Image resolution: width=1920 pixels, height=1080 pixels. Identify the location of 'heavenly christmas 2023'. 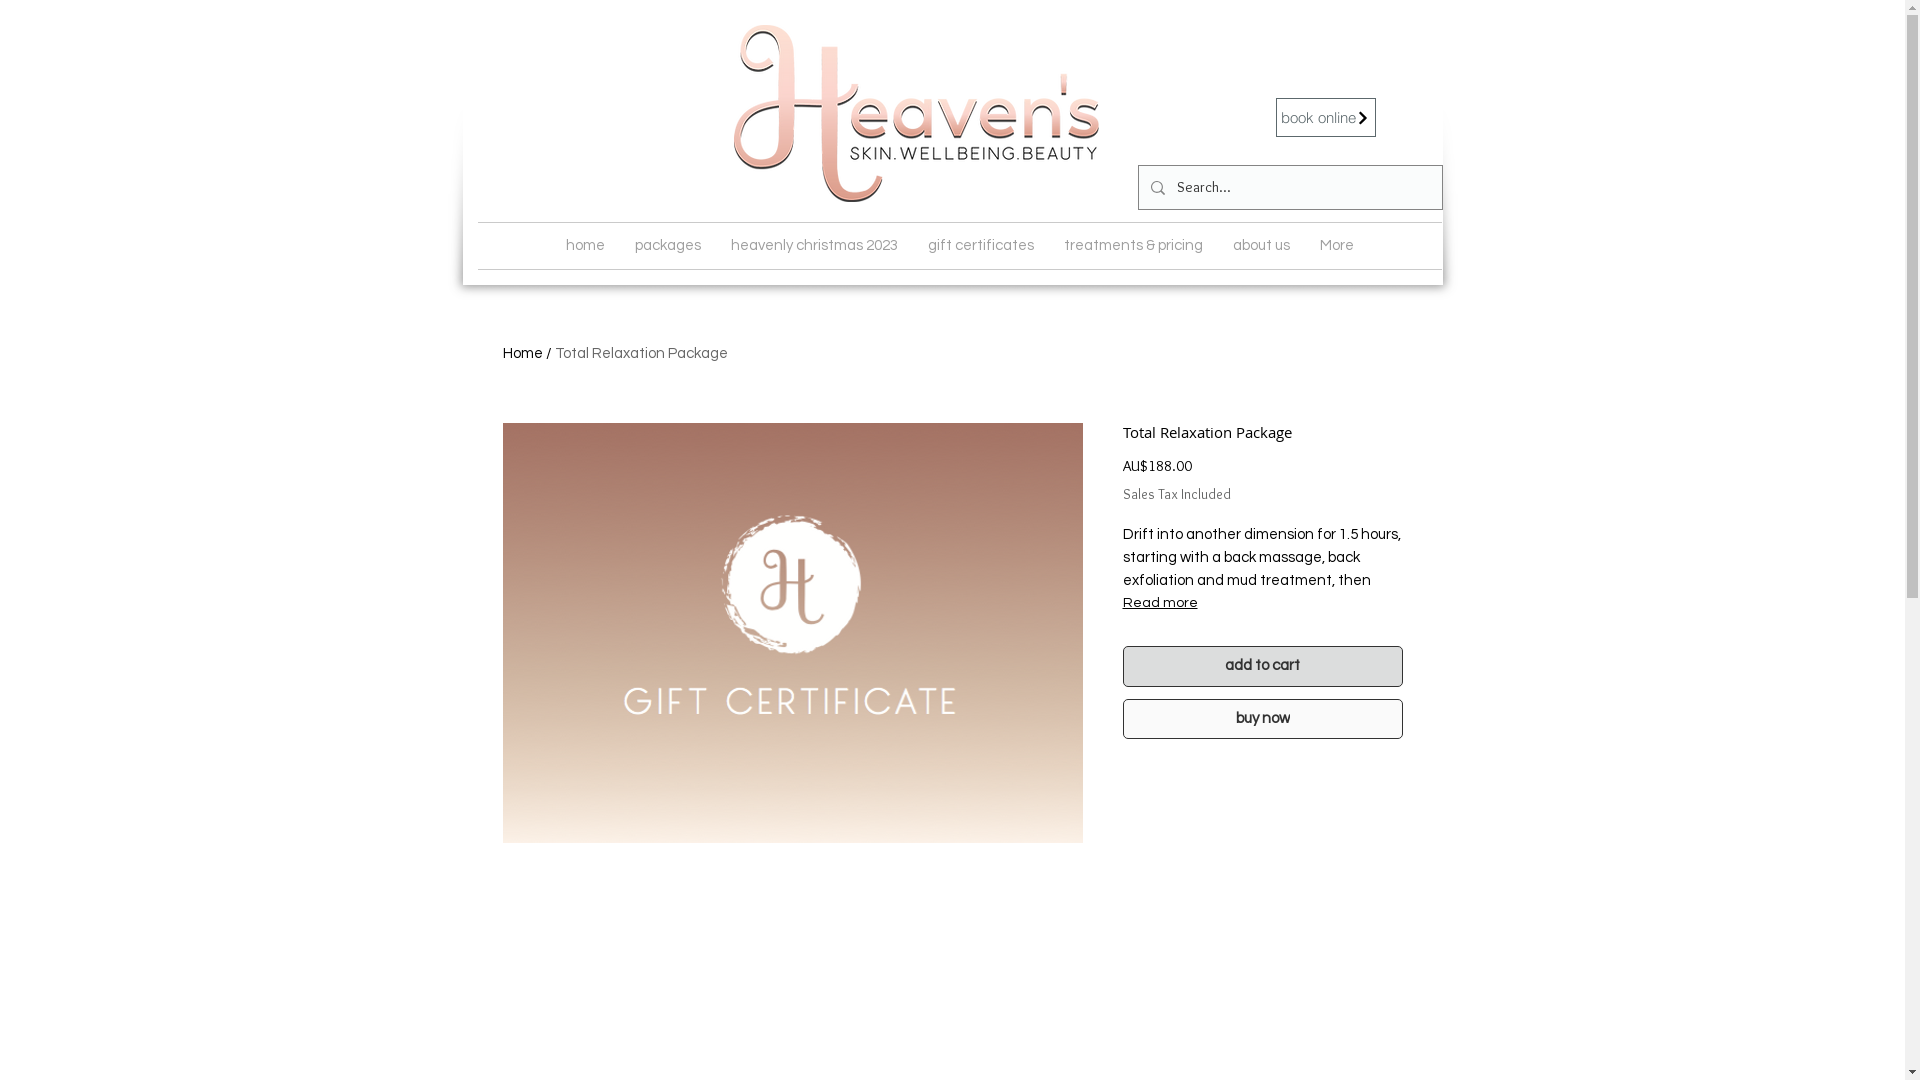
(814, 245).